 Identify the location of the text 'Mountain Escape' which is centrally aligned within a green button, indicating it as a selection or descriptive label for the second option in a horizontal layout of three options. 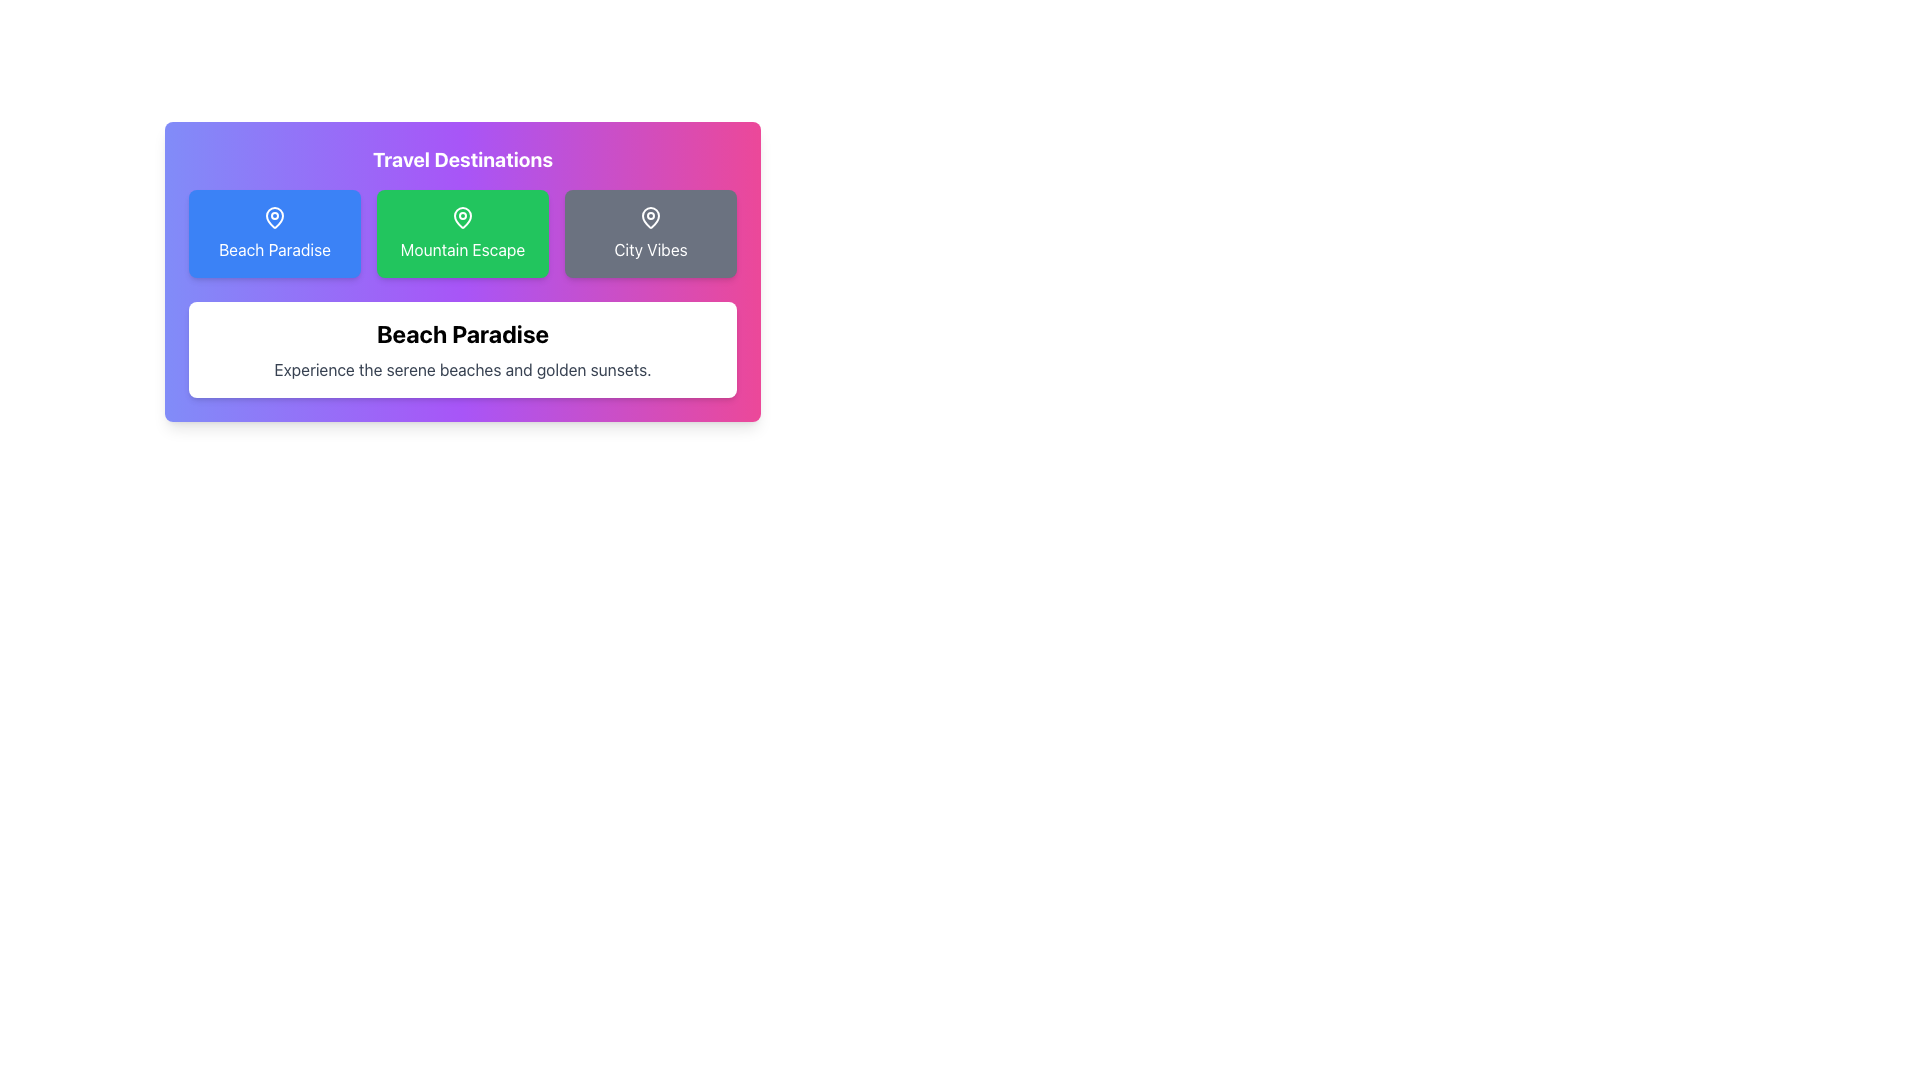
(461, 249).